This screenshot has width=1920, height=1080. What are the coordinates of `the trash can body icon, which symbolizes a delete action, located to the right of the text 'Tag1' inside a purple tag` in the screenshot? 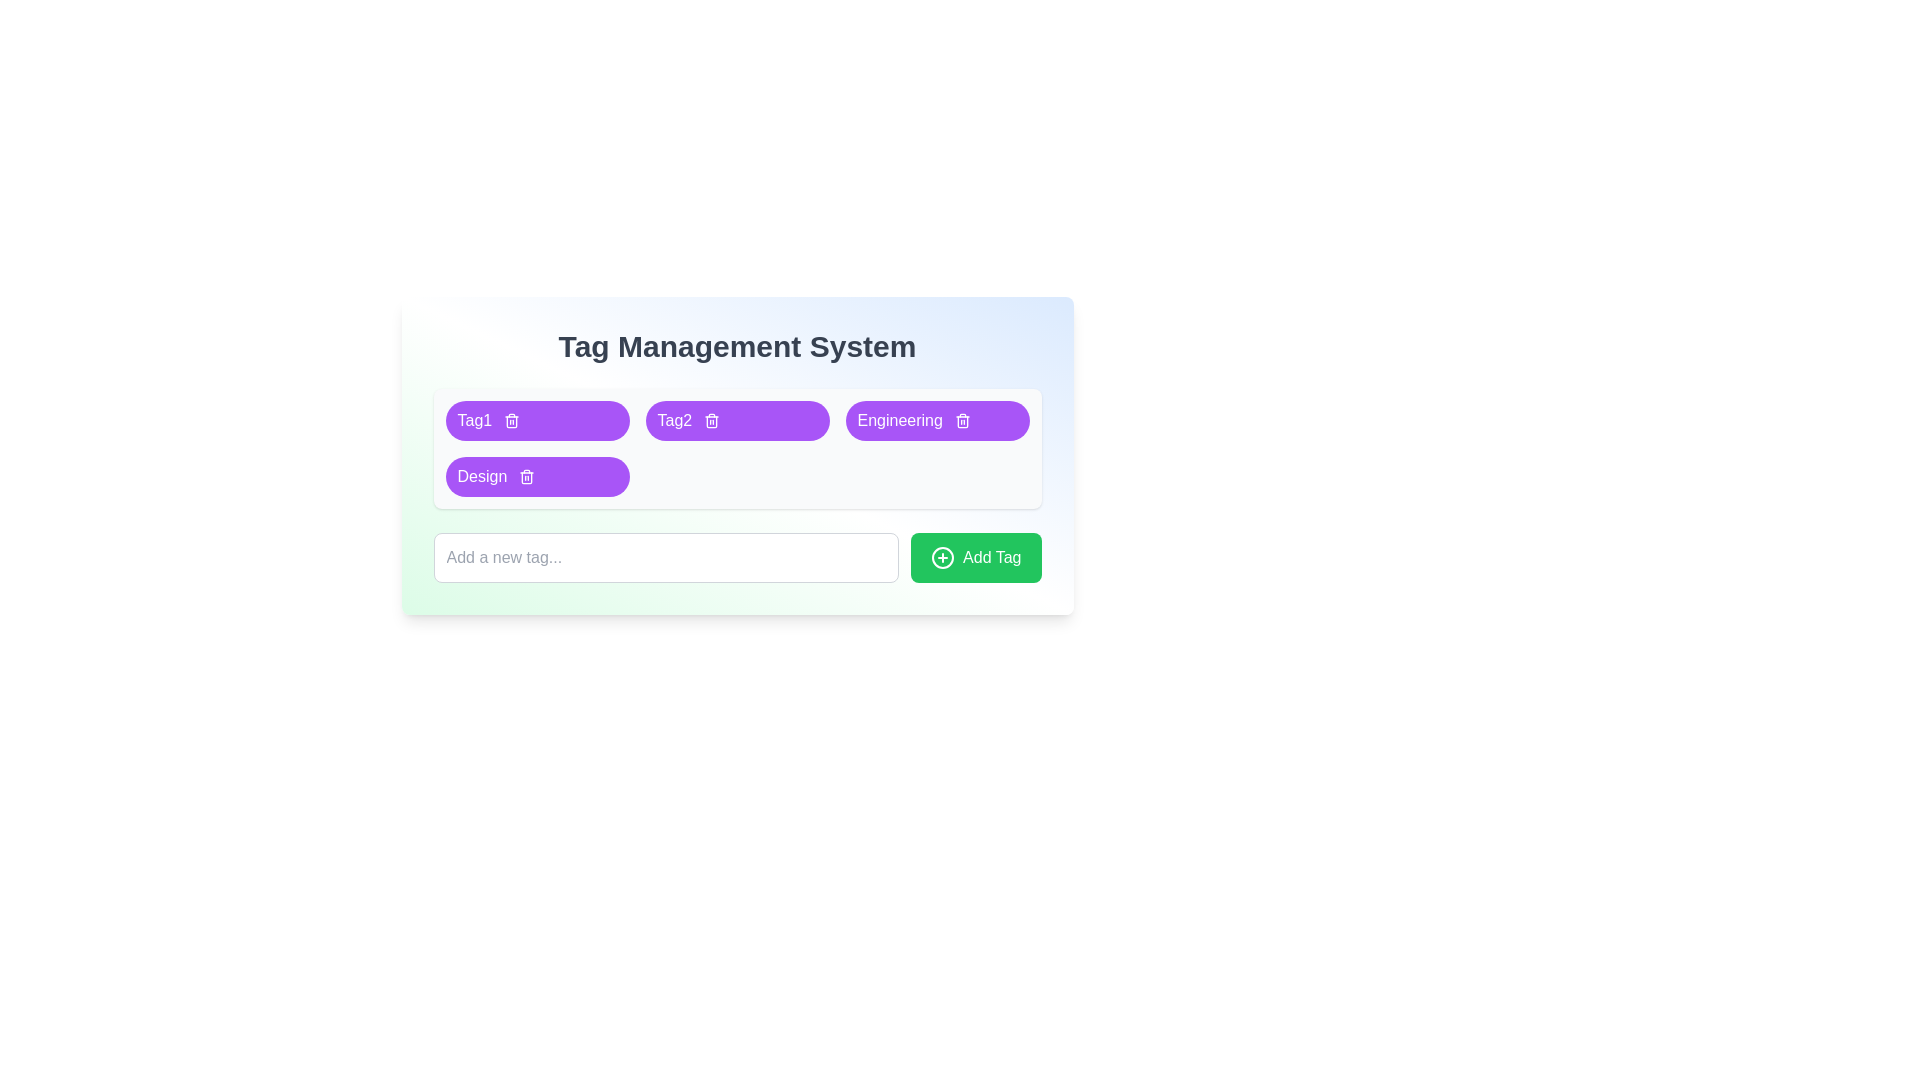 It's located at (512, 421).